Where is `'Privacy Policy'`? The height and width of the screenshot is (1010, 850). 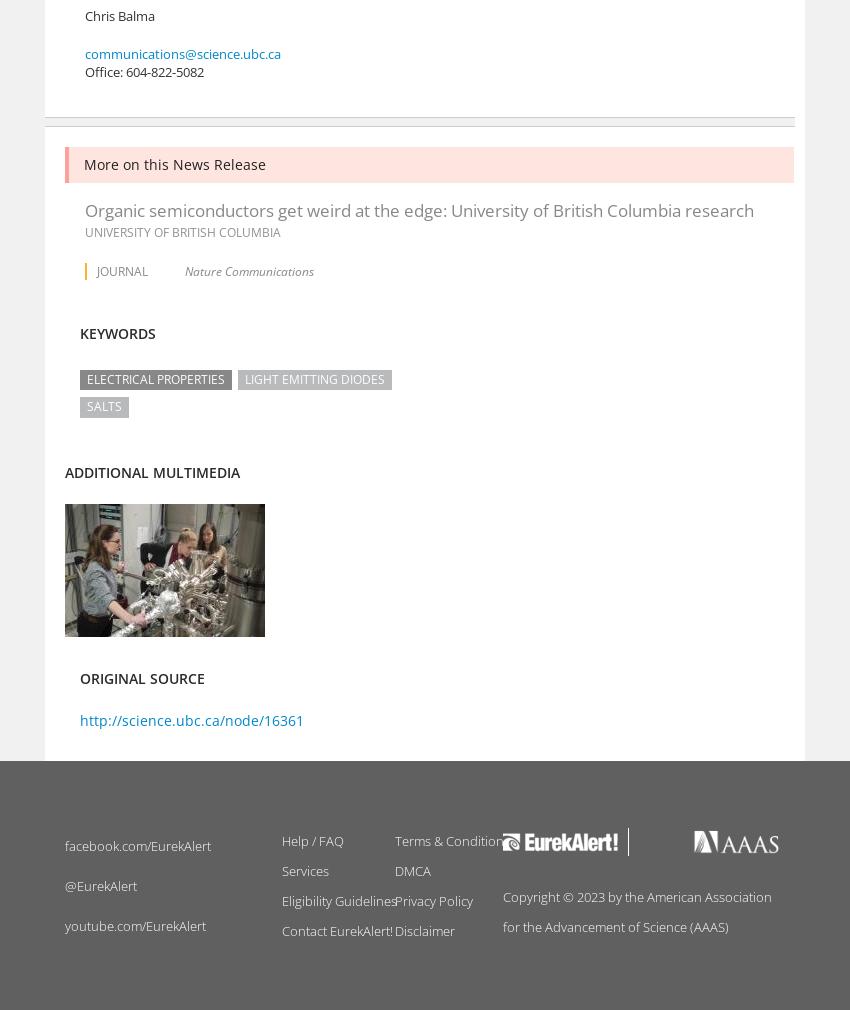 'Privacy Policy' is located at coordinates (431, 901).